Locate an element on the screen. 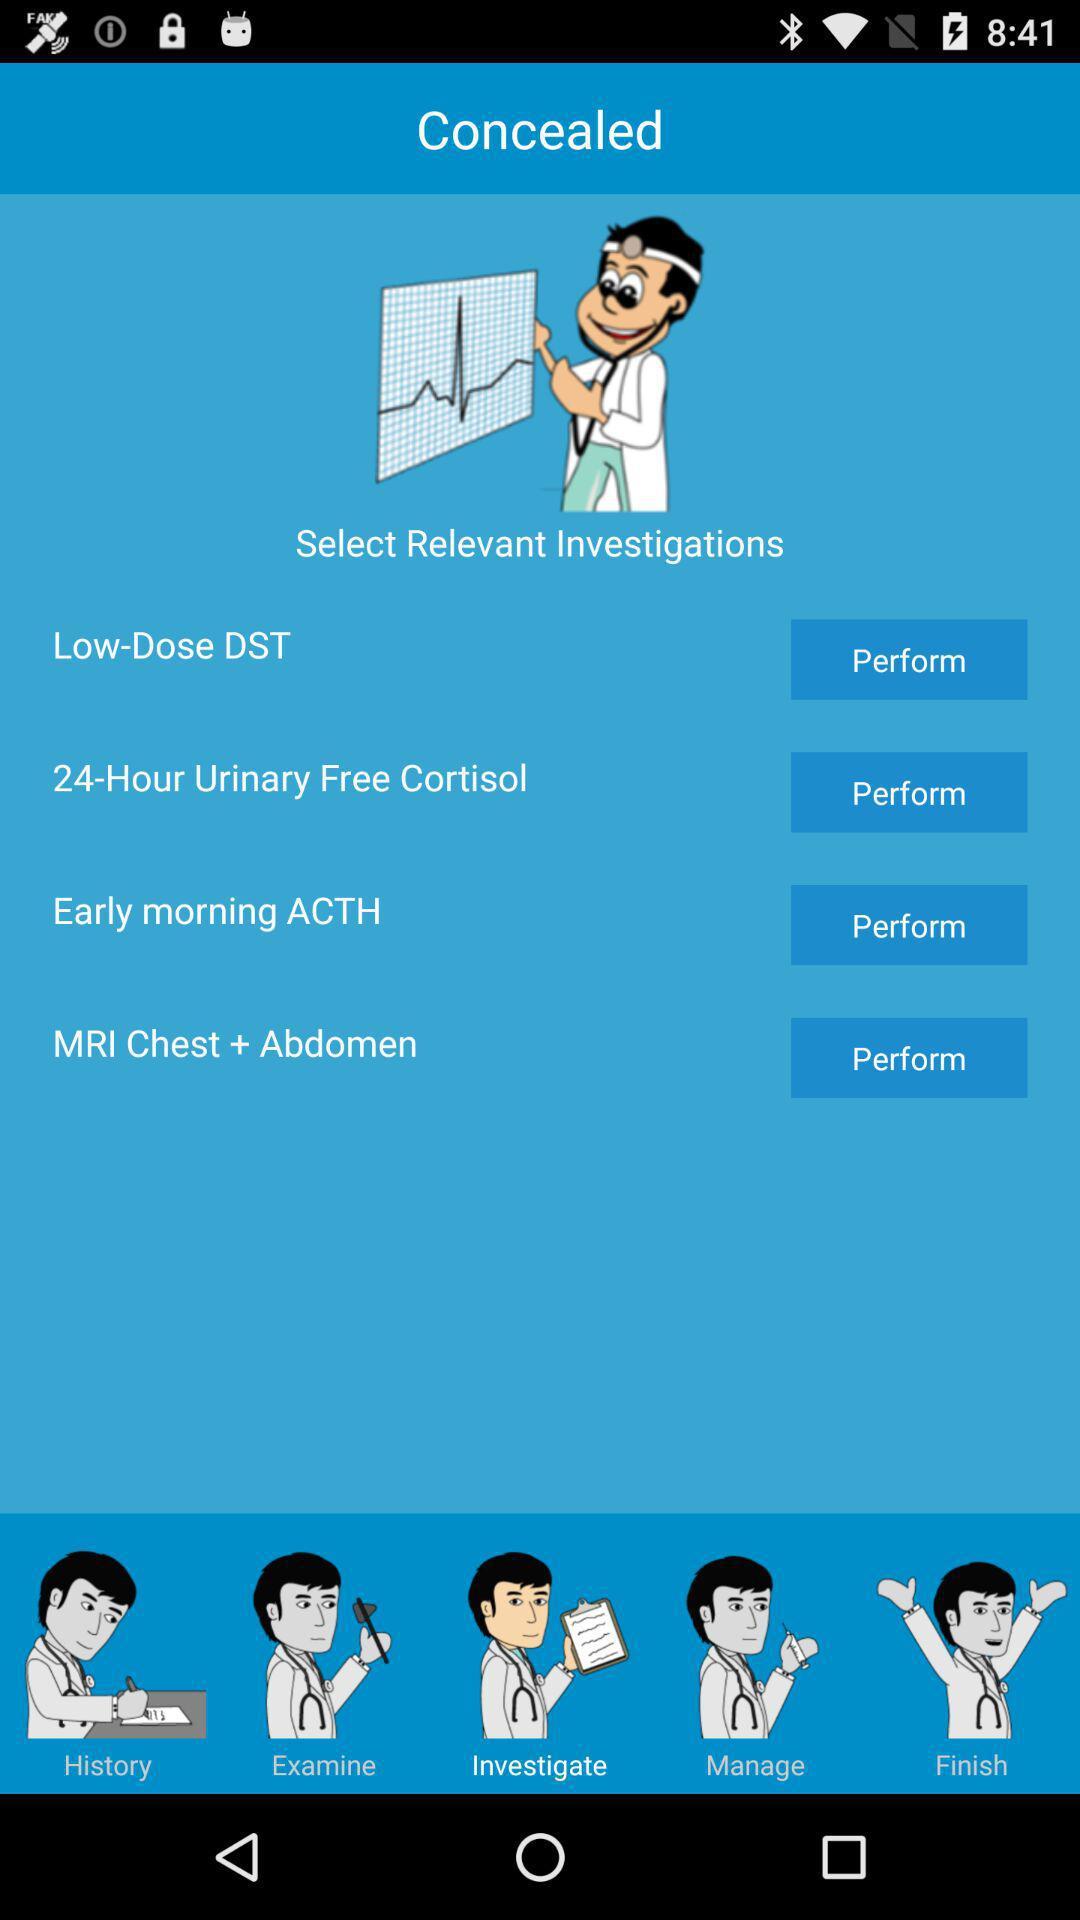 The width and height of the screenshot is (1080, 1920). item below mri chest + abdomen item is located at coordinates (756, 1653).